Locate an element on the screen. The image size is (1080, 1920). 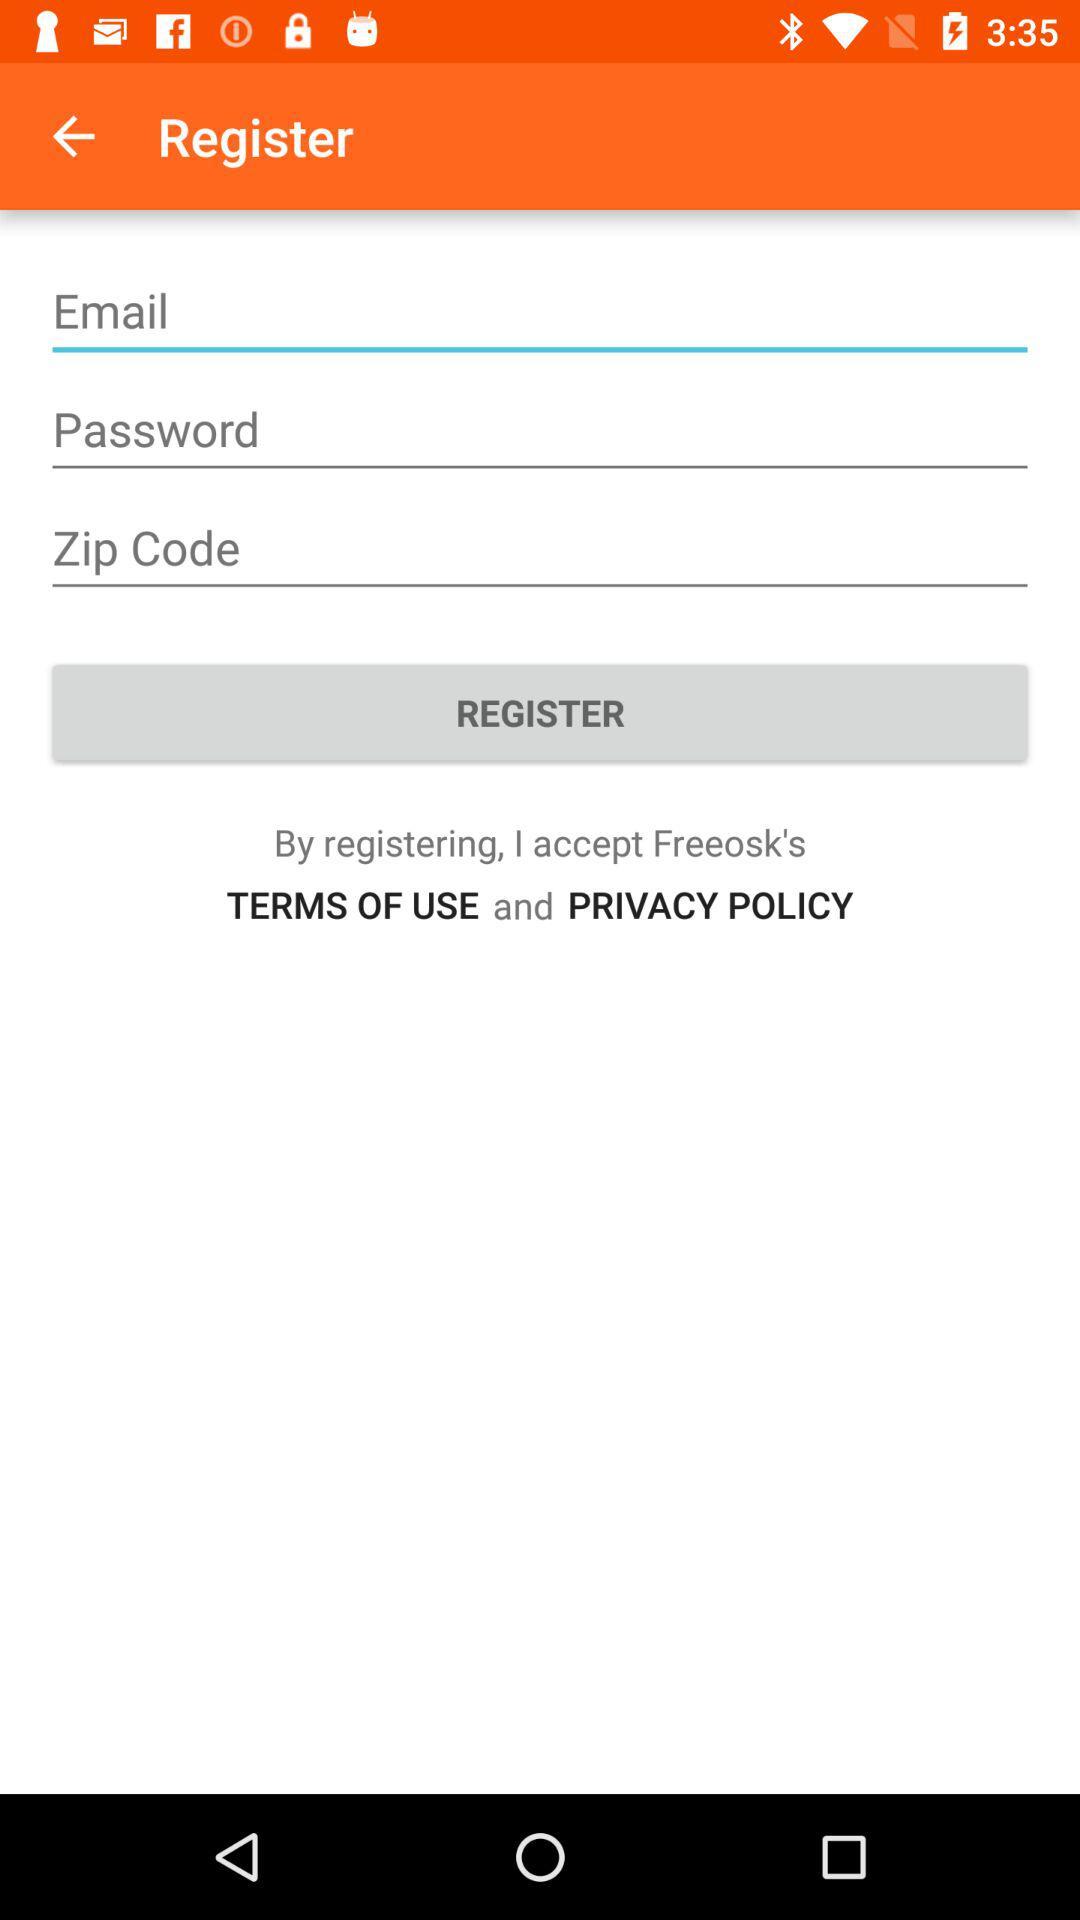
the icon to the right of and is located at coordinates (709, 903).